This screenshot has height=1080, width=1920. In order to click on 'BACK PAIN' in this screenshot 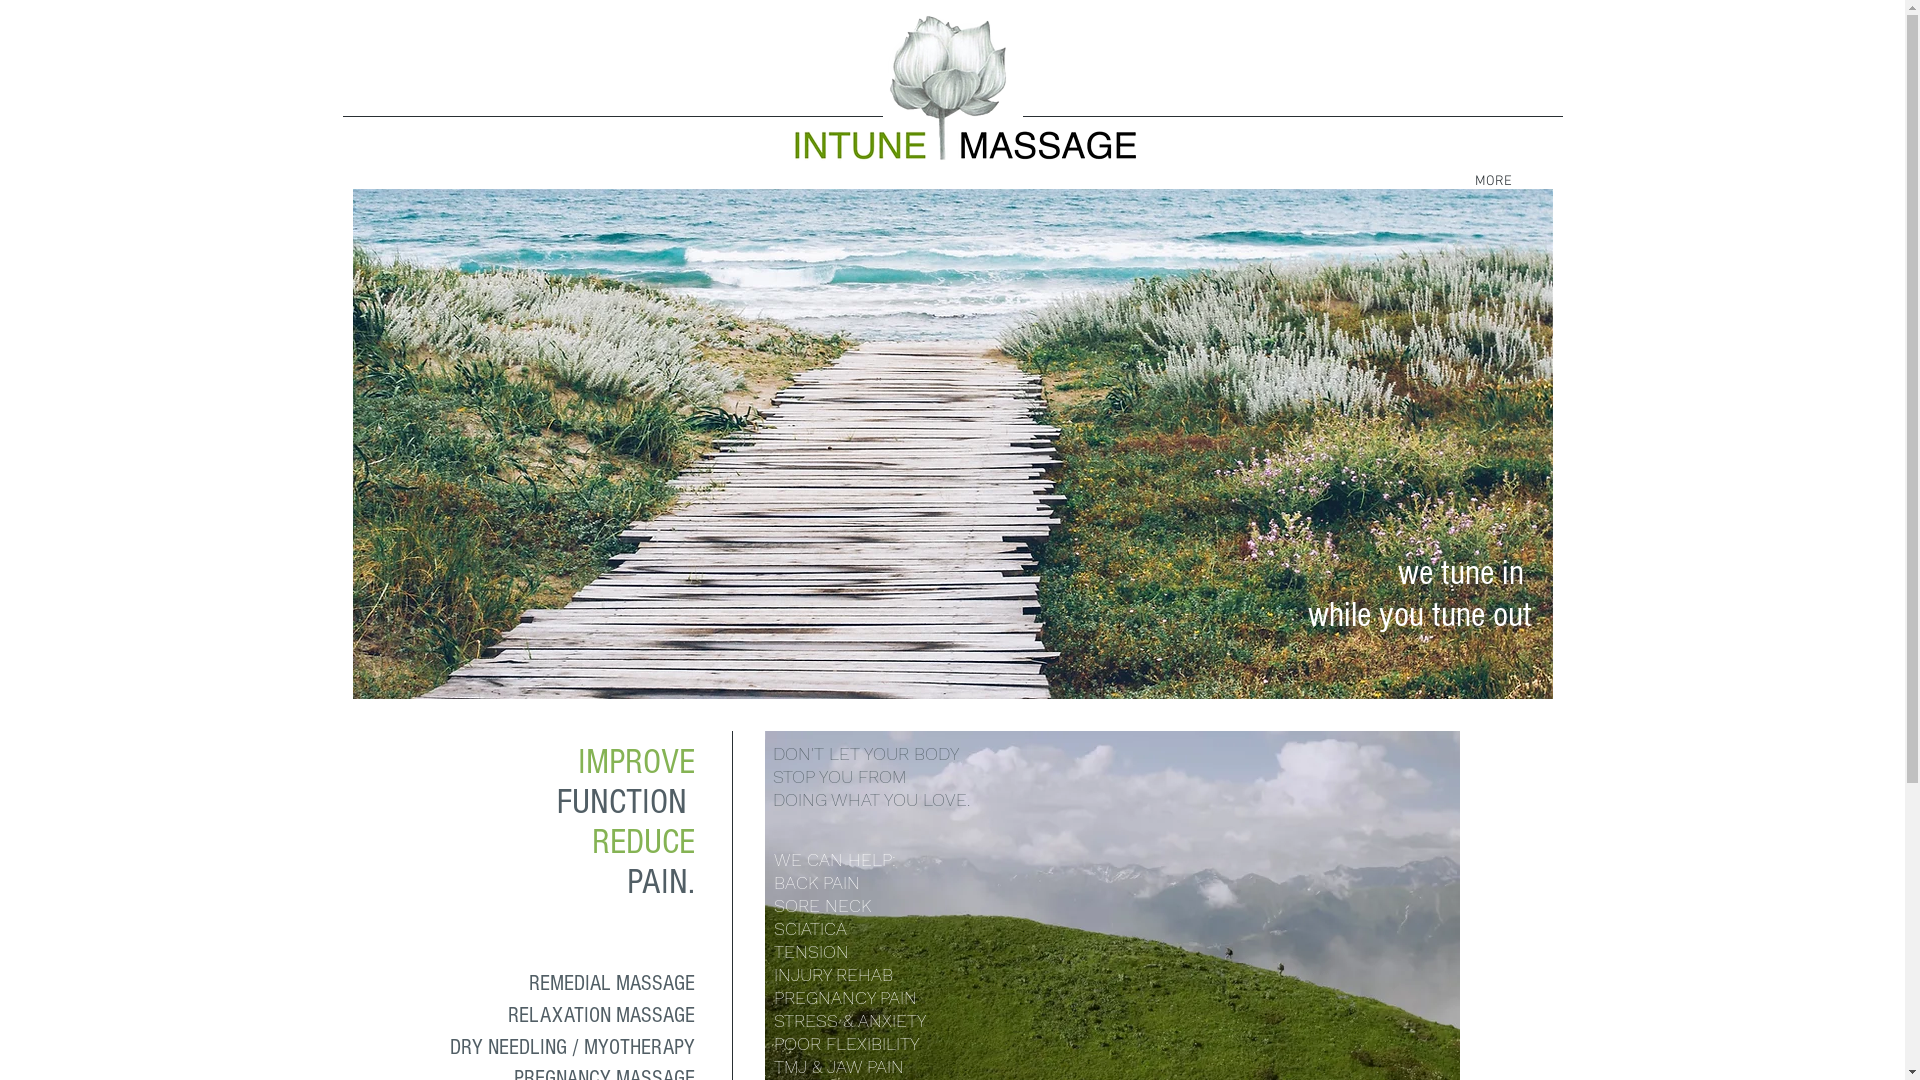, I will do `click(816, 881)`.